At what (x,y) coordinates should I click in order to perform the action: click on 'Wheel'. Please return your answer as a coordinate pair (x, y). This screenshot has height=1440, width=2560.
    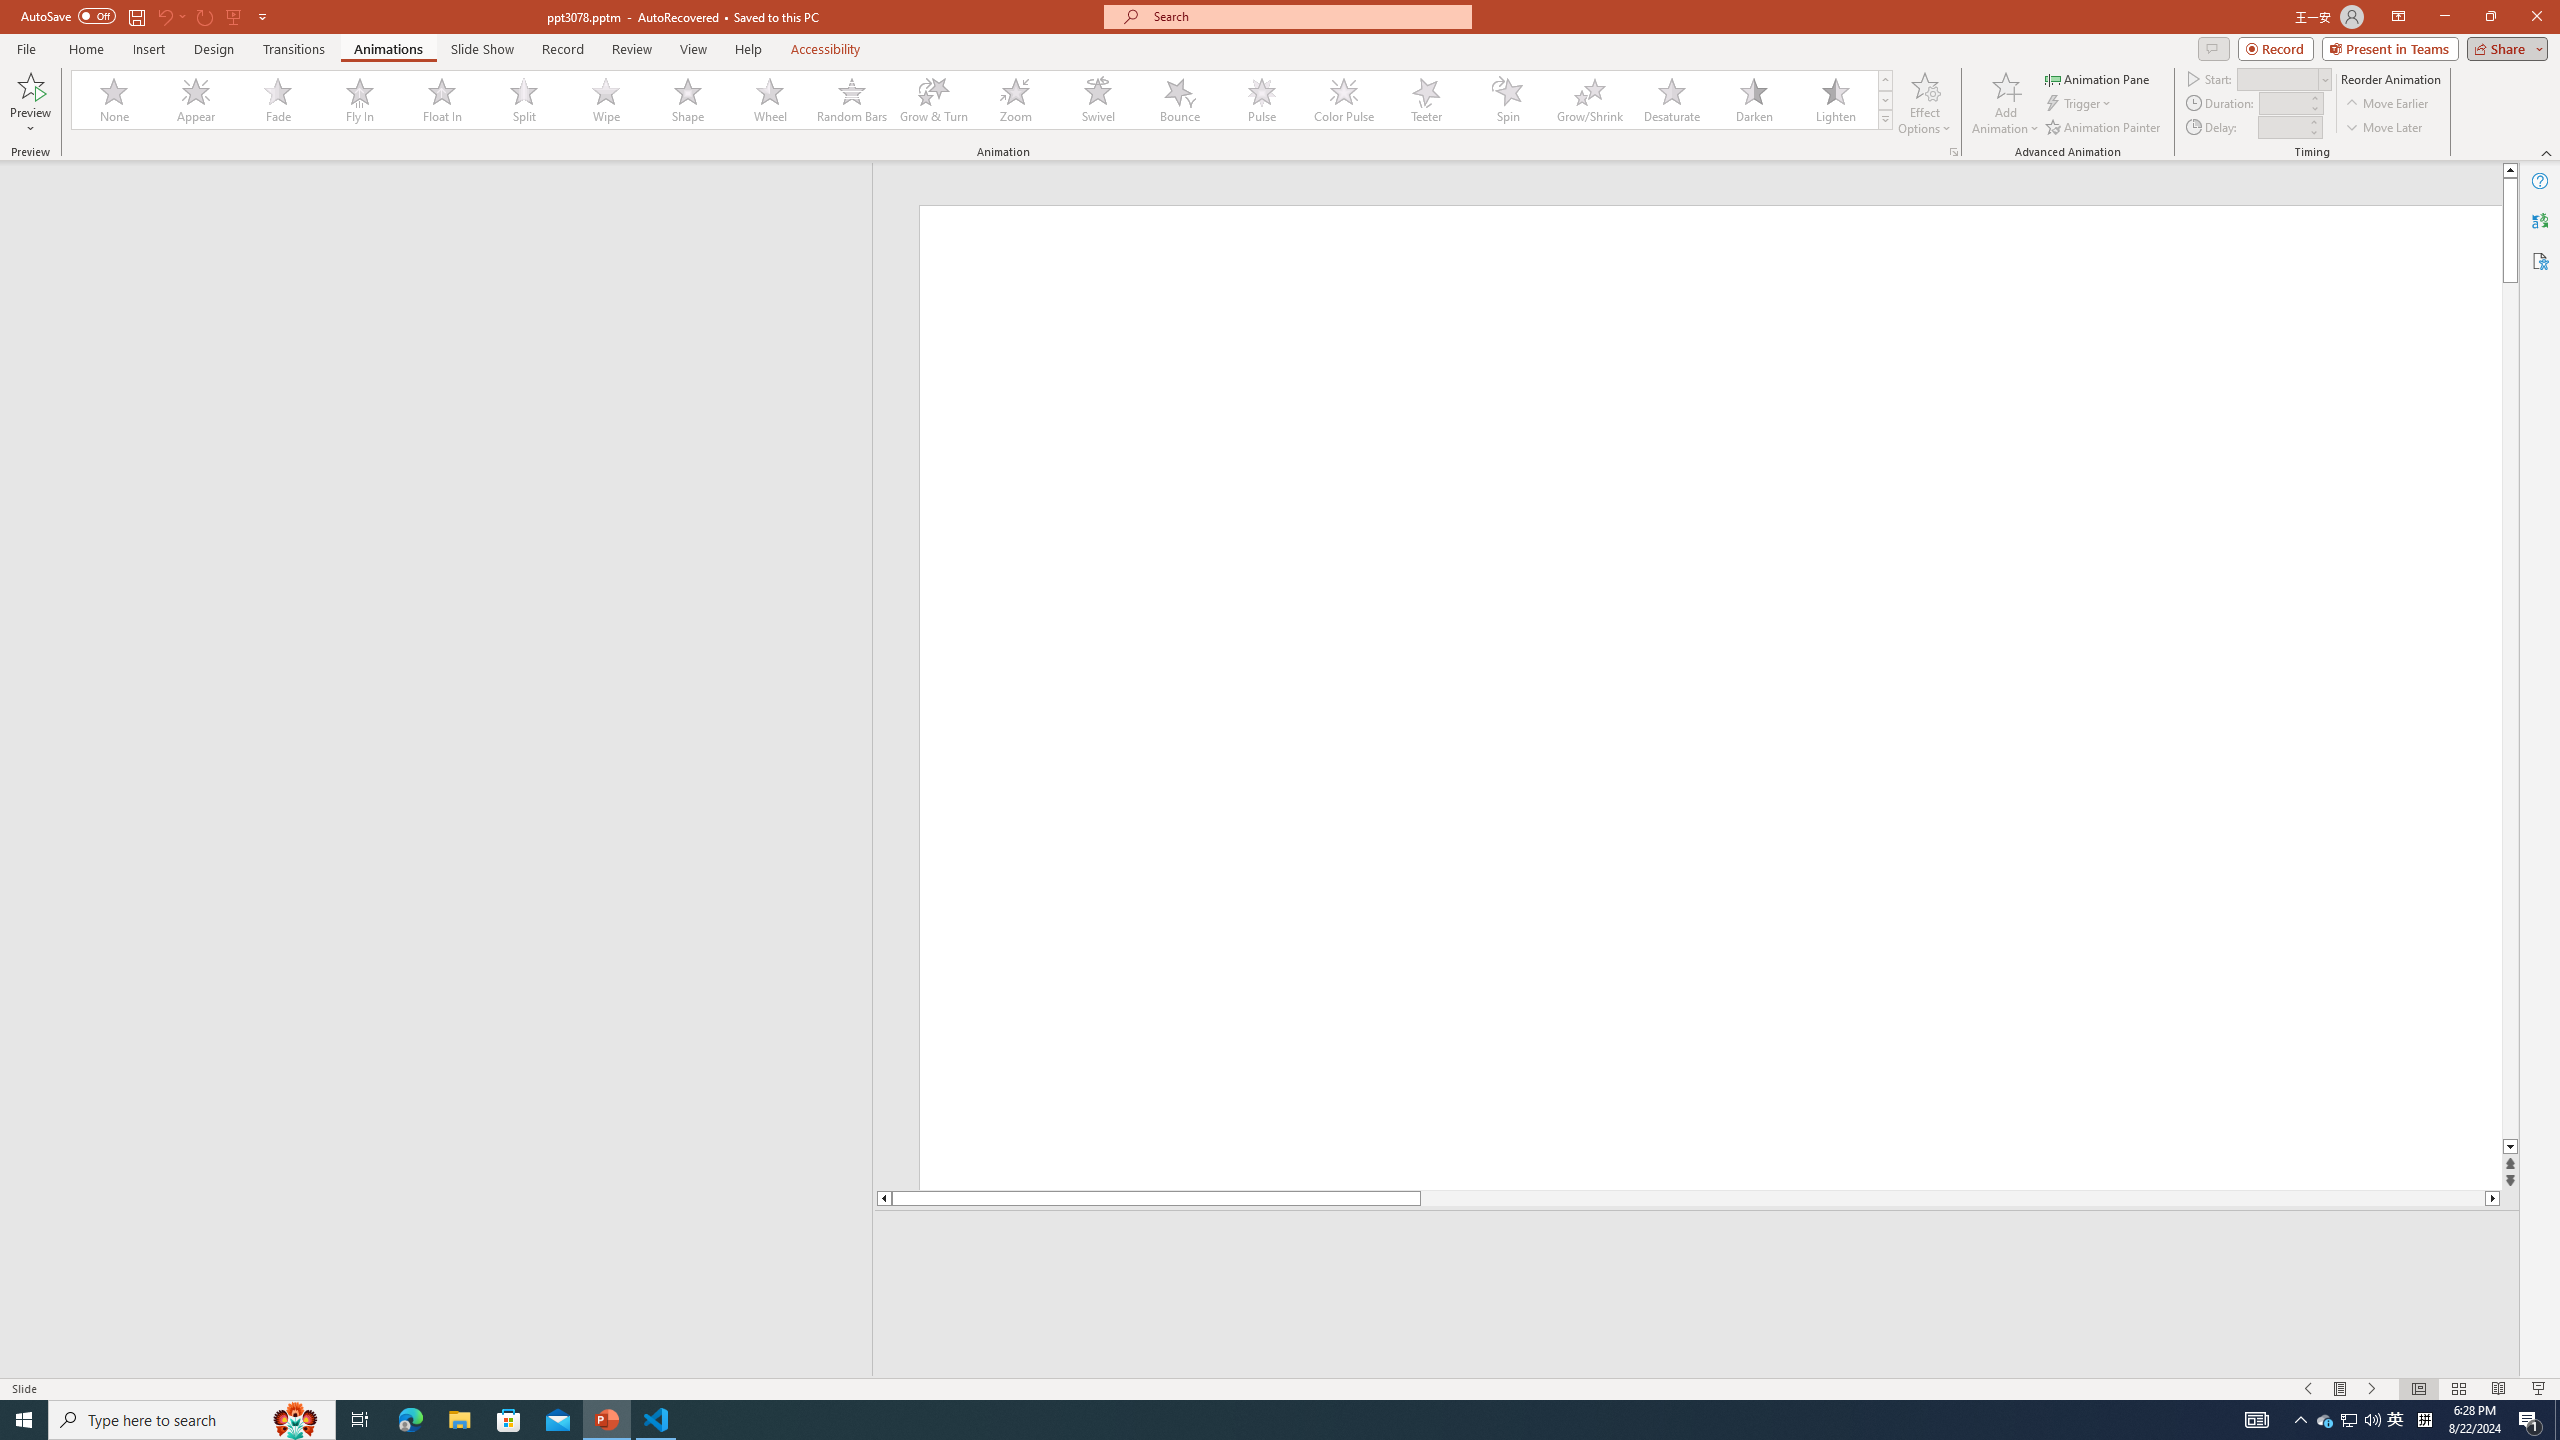
    Looking at the image, I should click on (770, 99).